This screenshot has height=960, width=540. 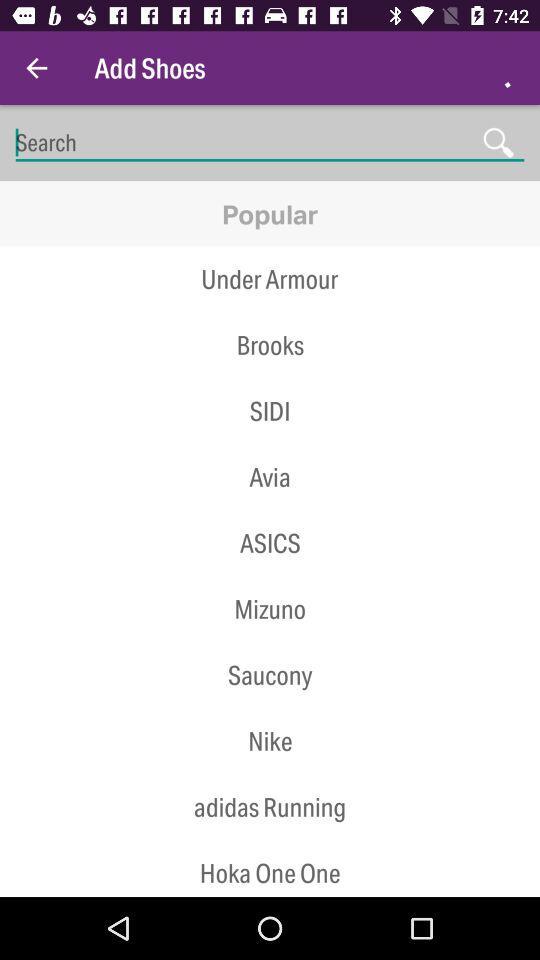 What do you see at coordinates (270, 641) in the screenshot?
I see `icon above saucony` at bounding box center [270, 641].